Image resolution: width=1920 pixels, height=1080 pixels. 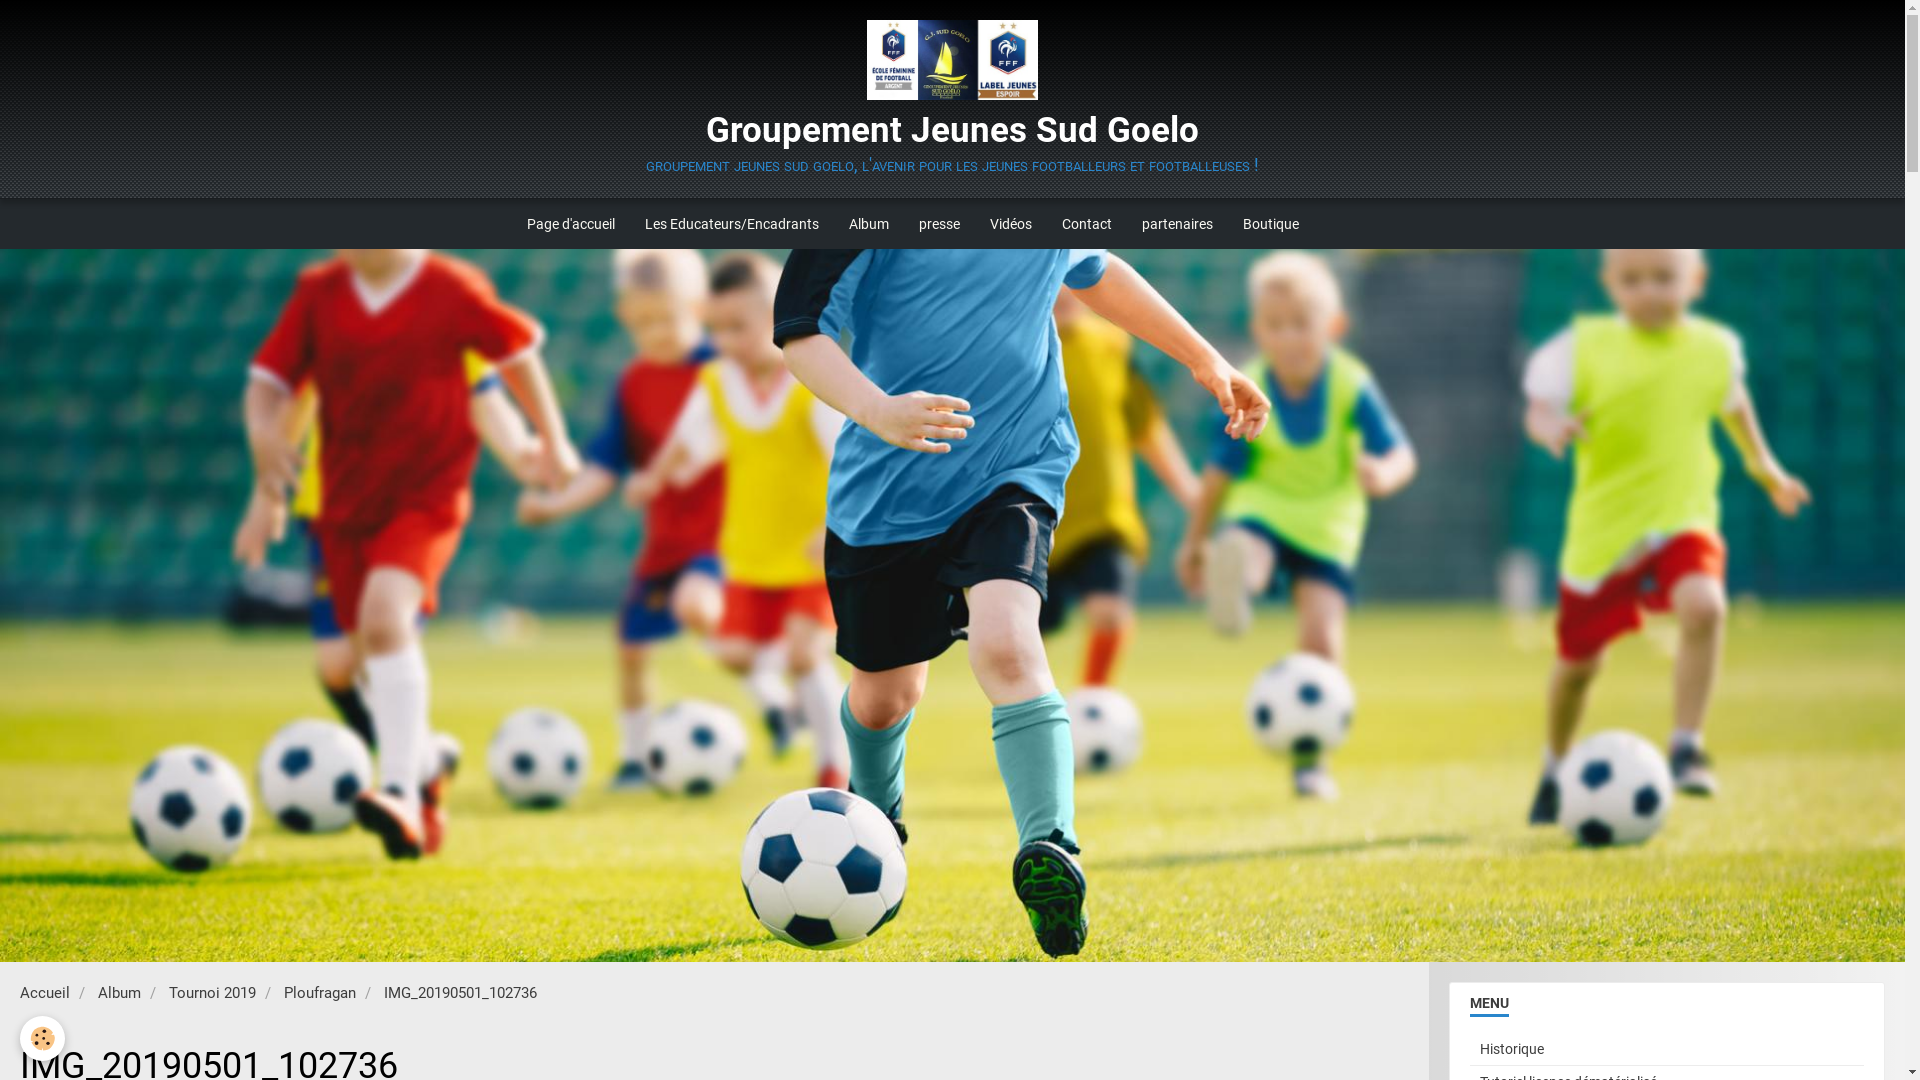 What do you see at coordinates (938, 223) in the screenshot?
I see `'presse'` at bounding box center [938, 223].